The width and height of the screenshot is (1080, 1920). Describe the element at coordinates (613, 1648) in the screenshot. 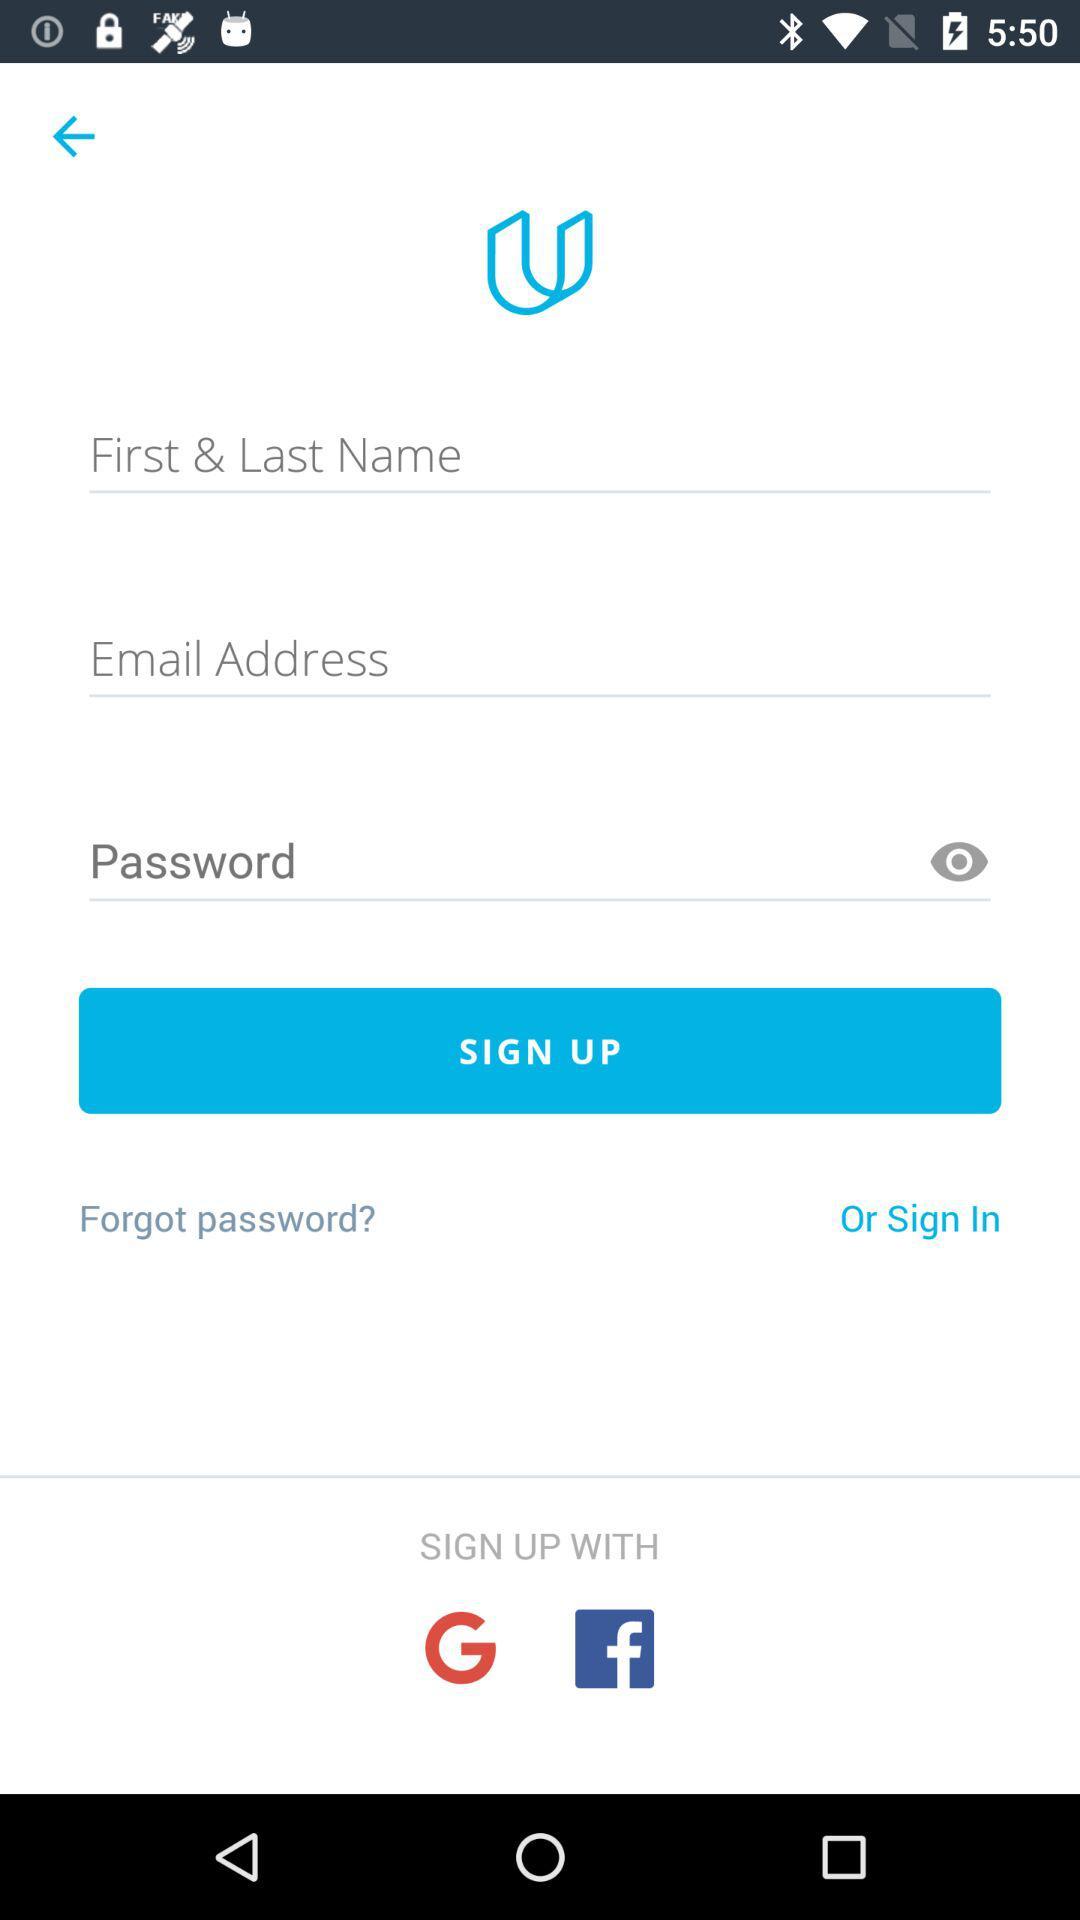

I see `facebook sign up` at that location.